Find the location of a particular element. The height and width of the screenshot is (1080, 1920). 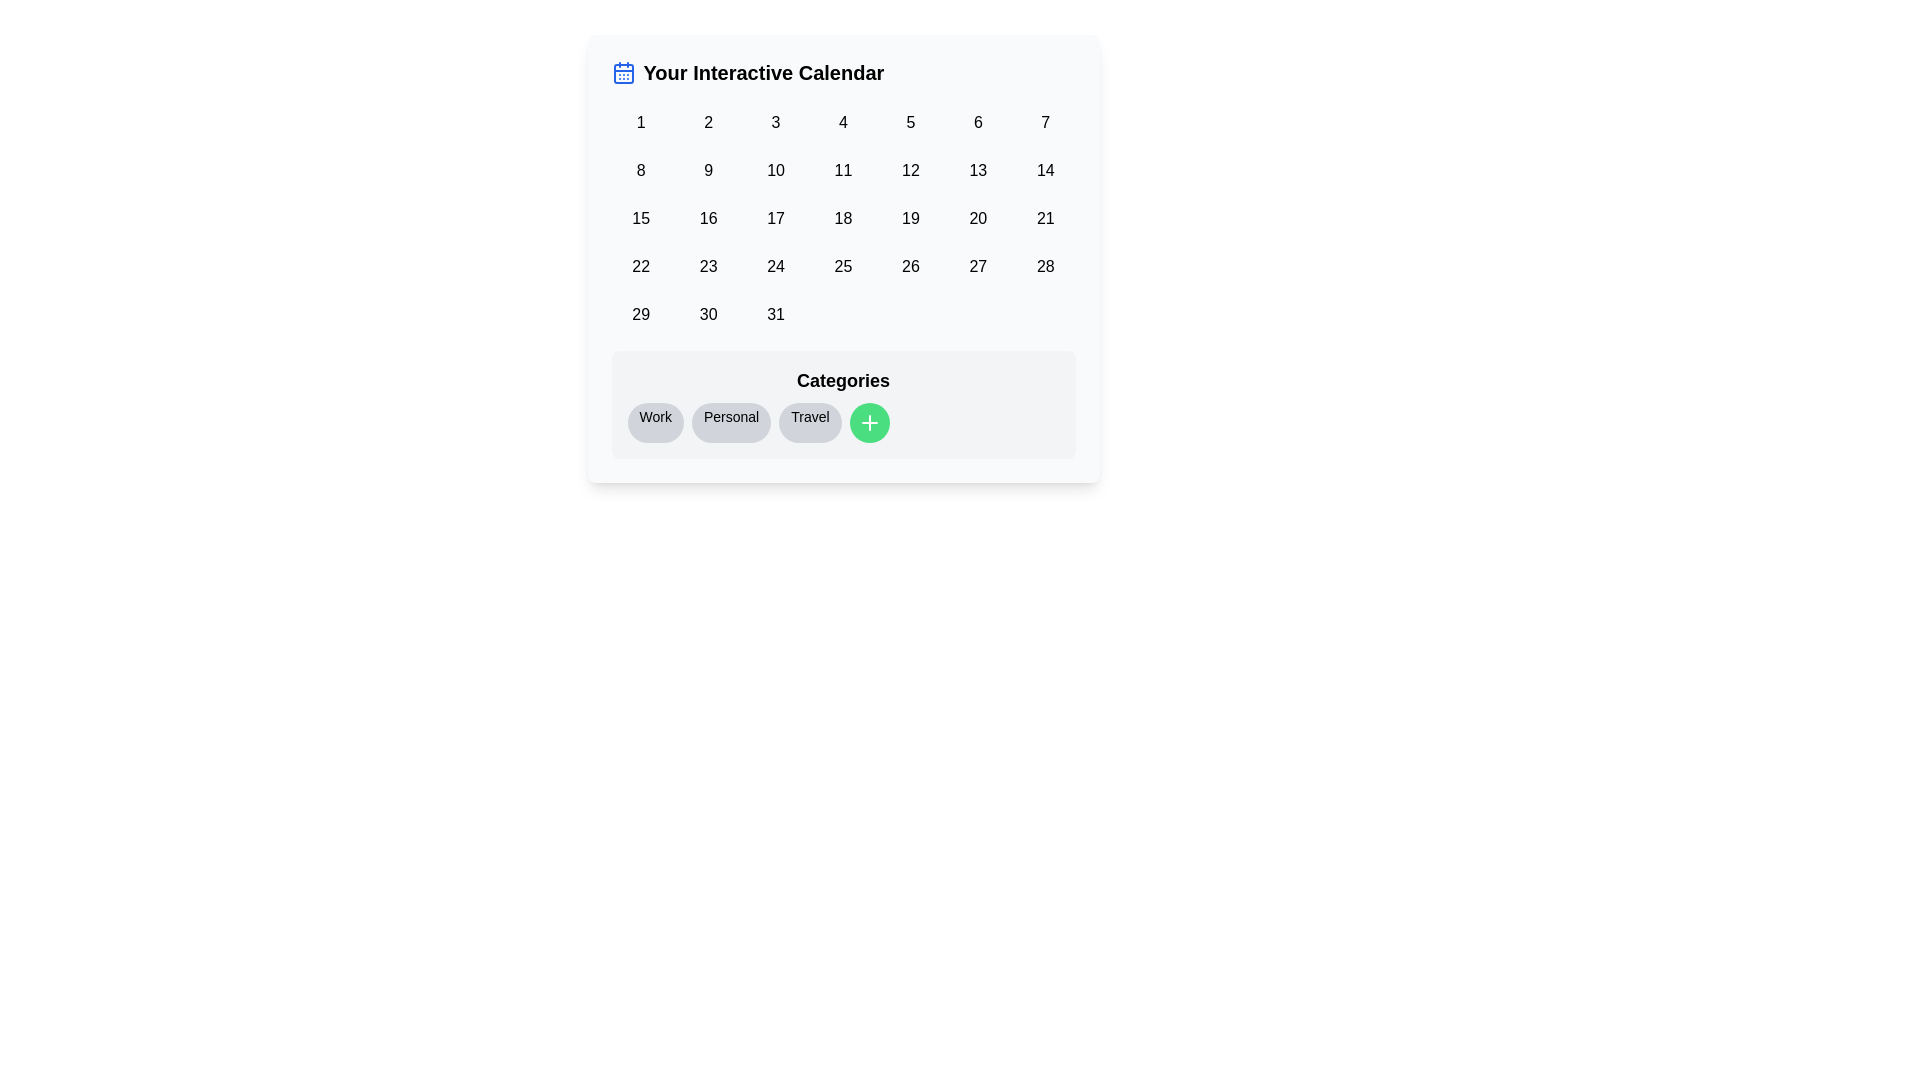

the calendar icon with a blue outline that is positioned to the left of the text 'Your Interactive Calendar' is located at coordinates (622, 72).